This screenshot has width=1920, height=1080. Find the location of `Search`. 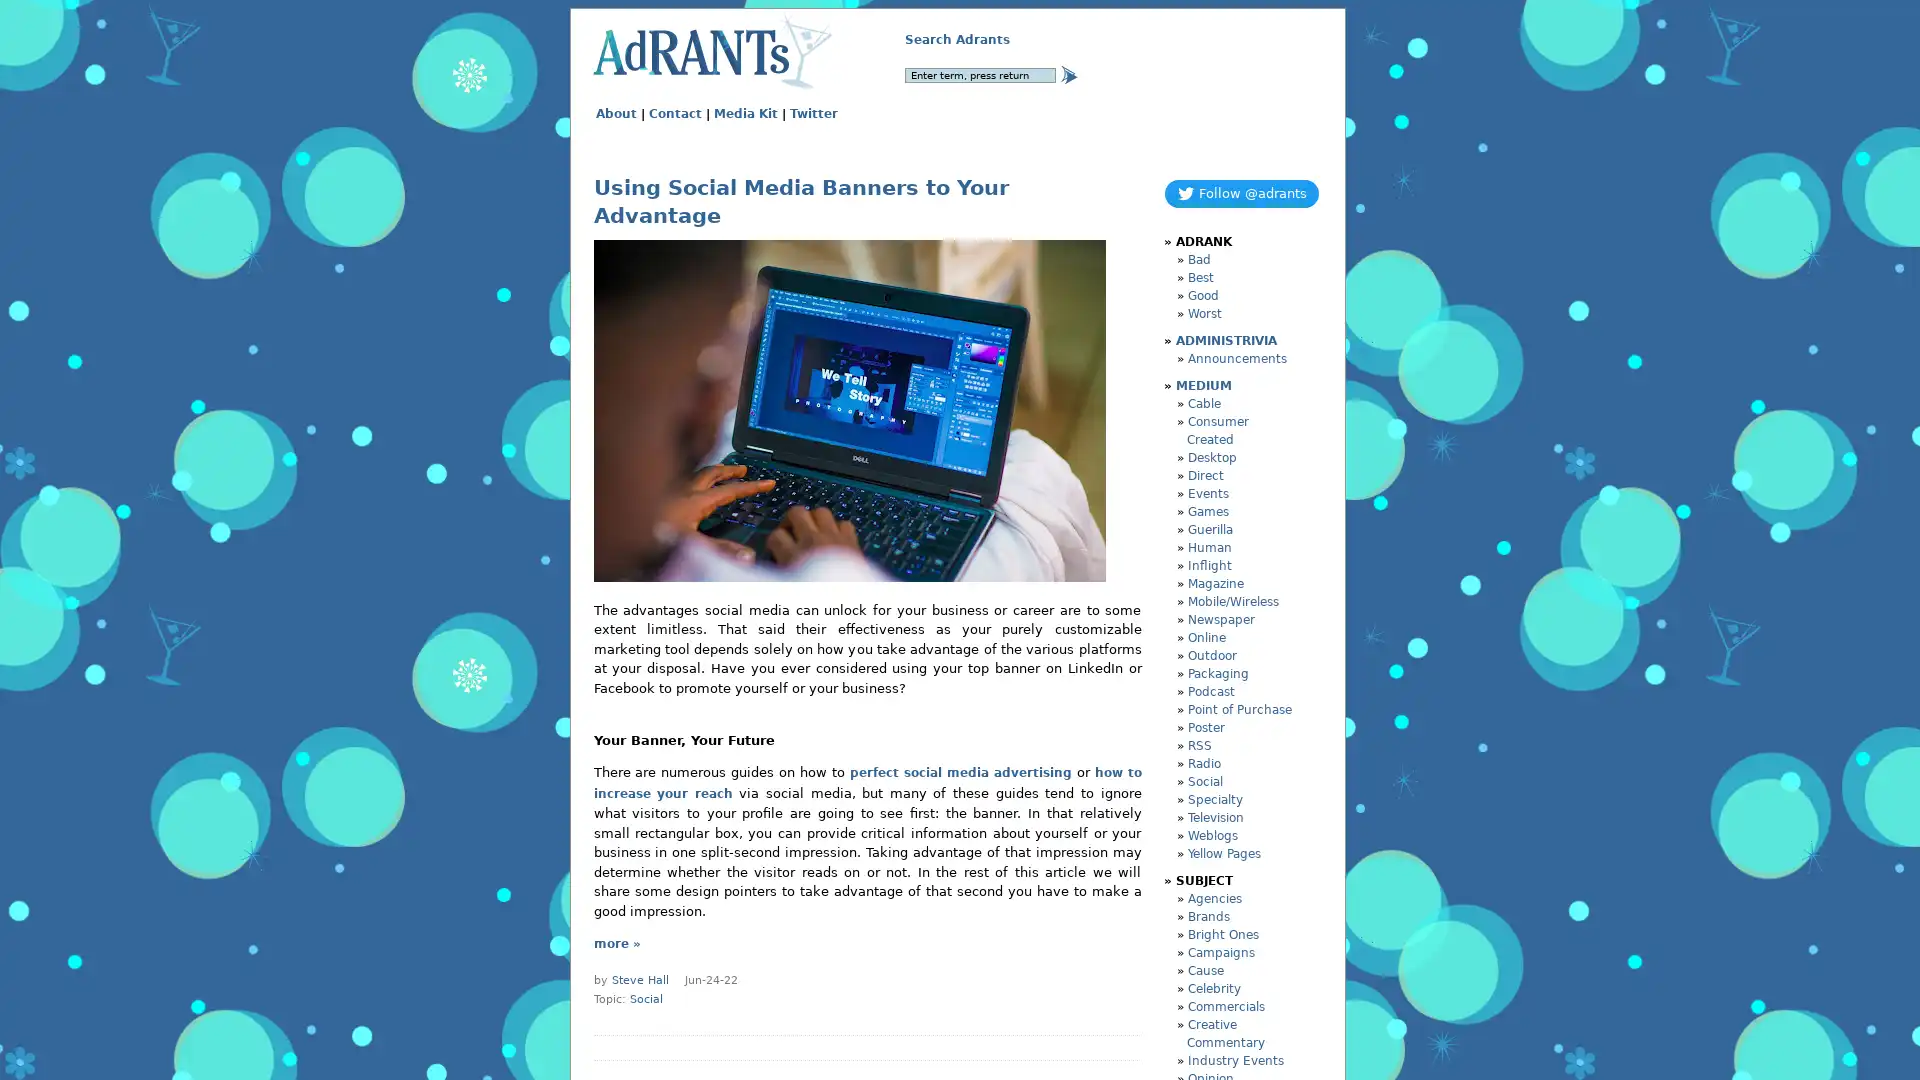

Search is located at coordinates (1067, 73).